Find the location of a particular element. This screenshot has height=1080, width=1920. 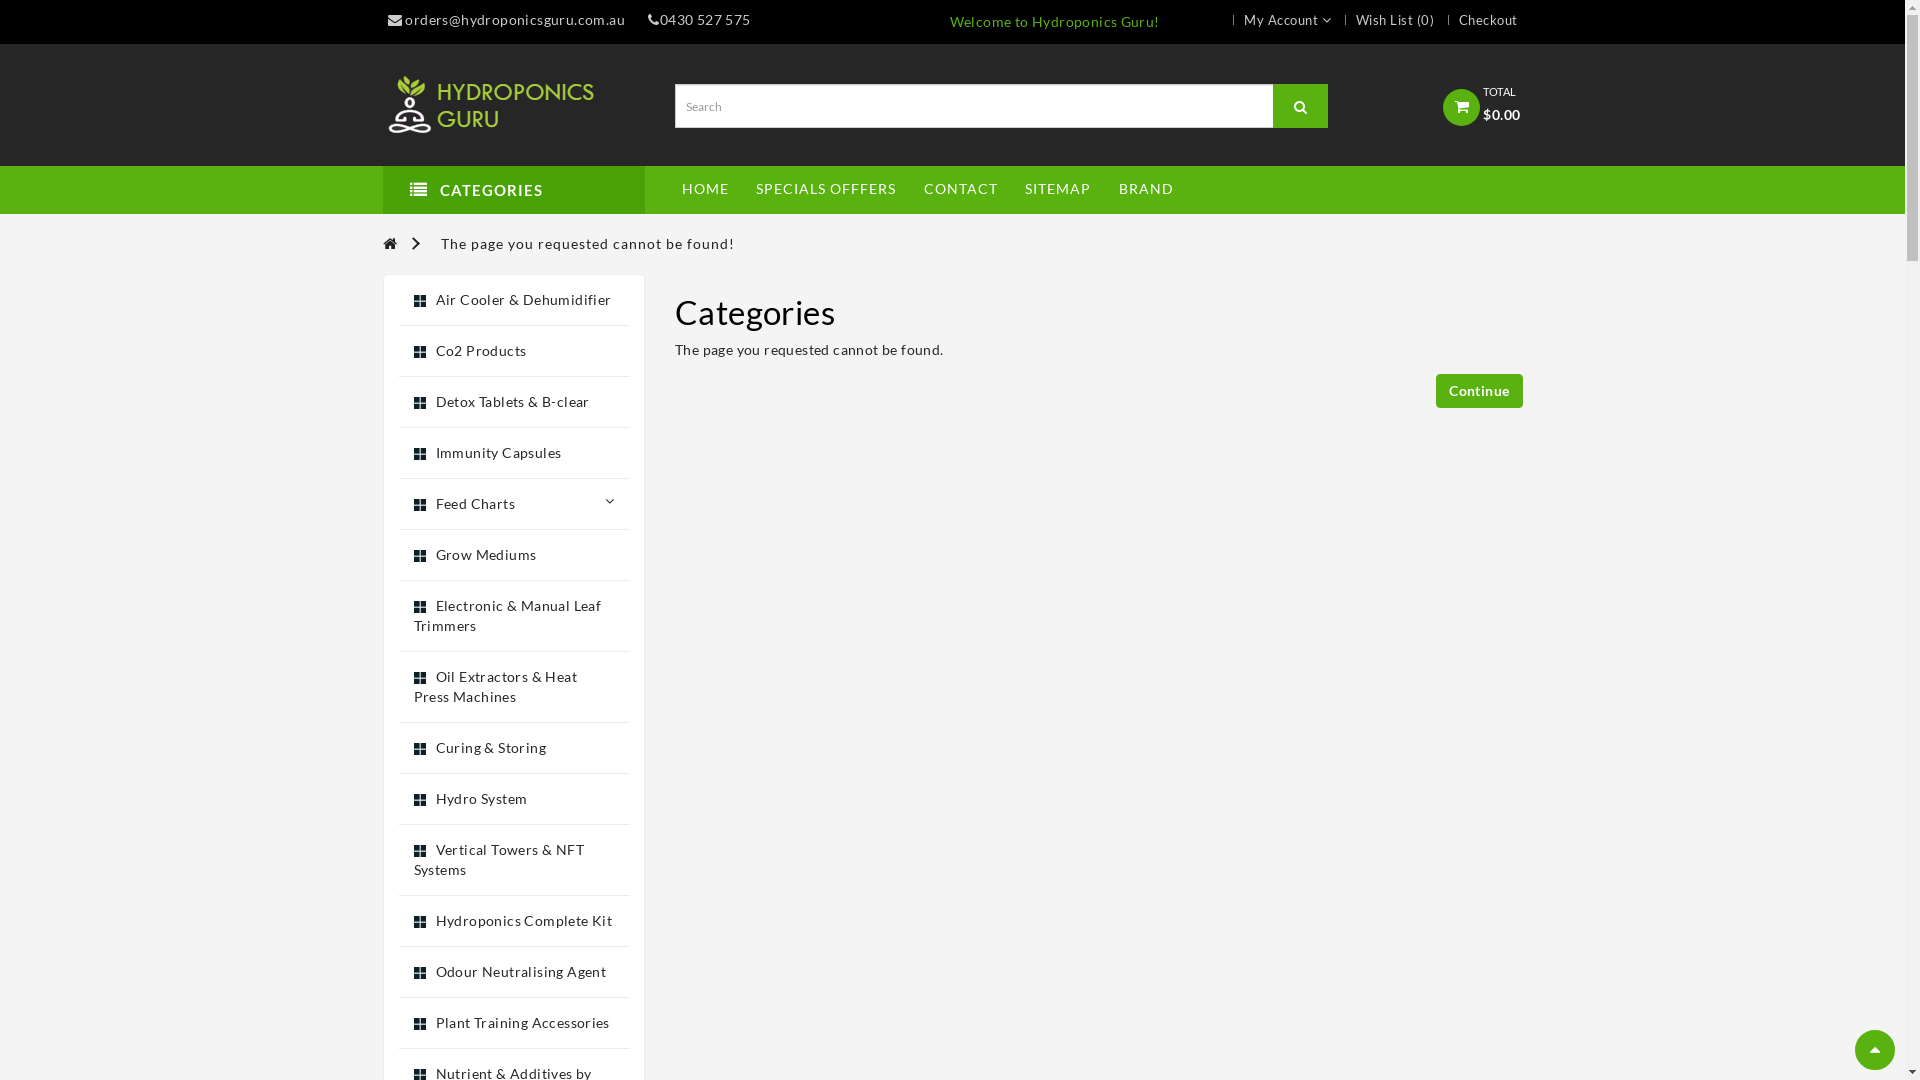

'orders@hydroponicsguru.com.au' is located at coordinates (506, 19).